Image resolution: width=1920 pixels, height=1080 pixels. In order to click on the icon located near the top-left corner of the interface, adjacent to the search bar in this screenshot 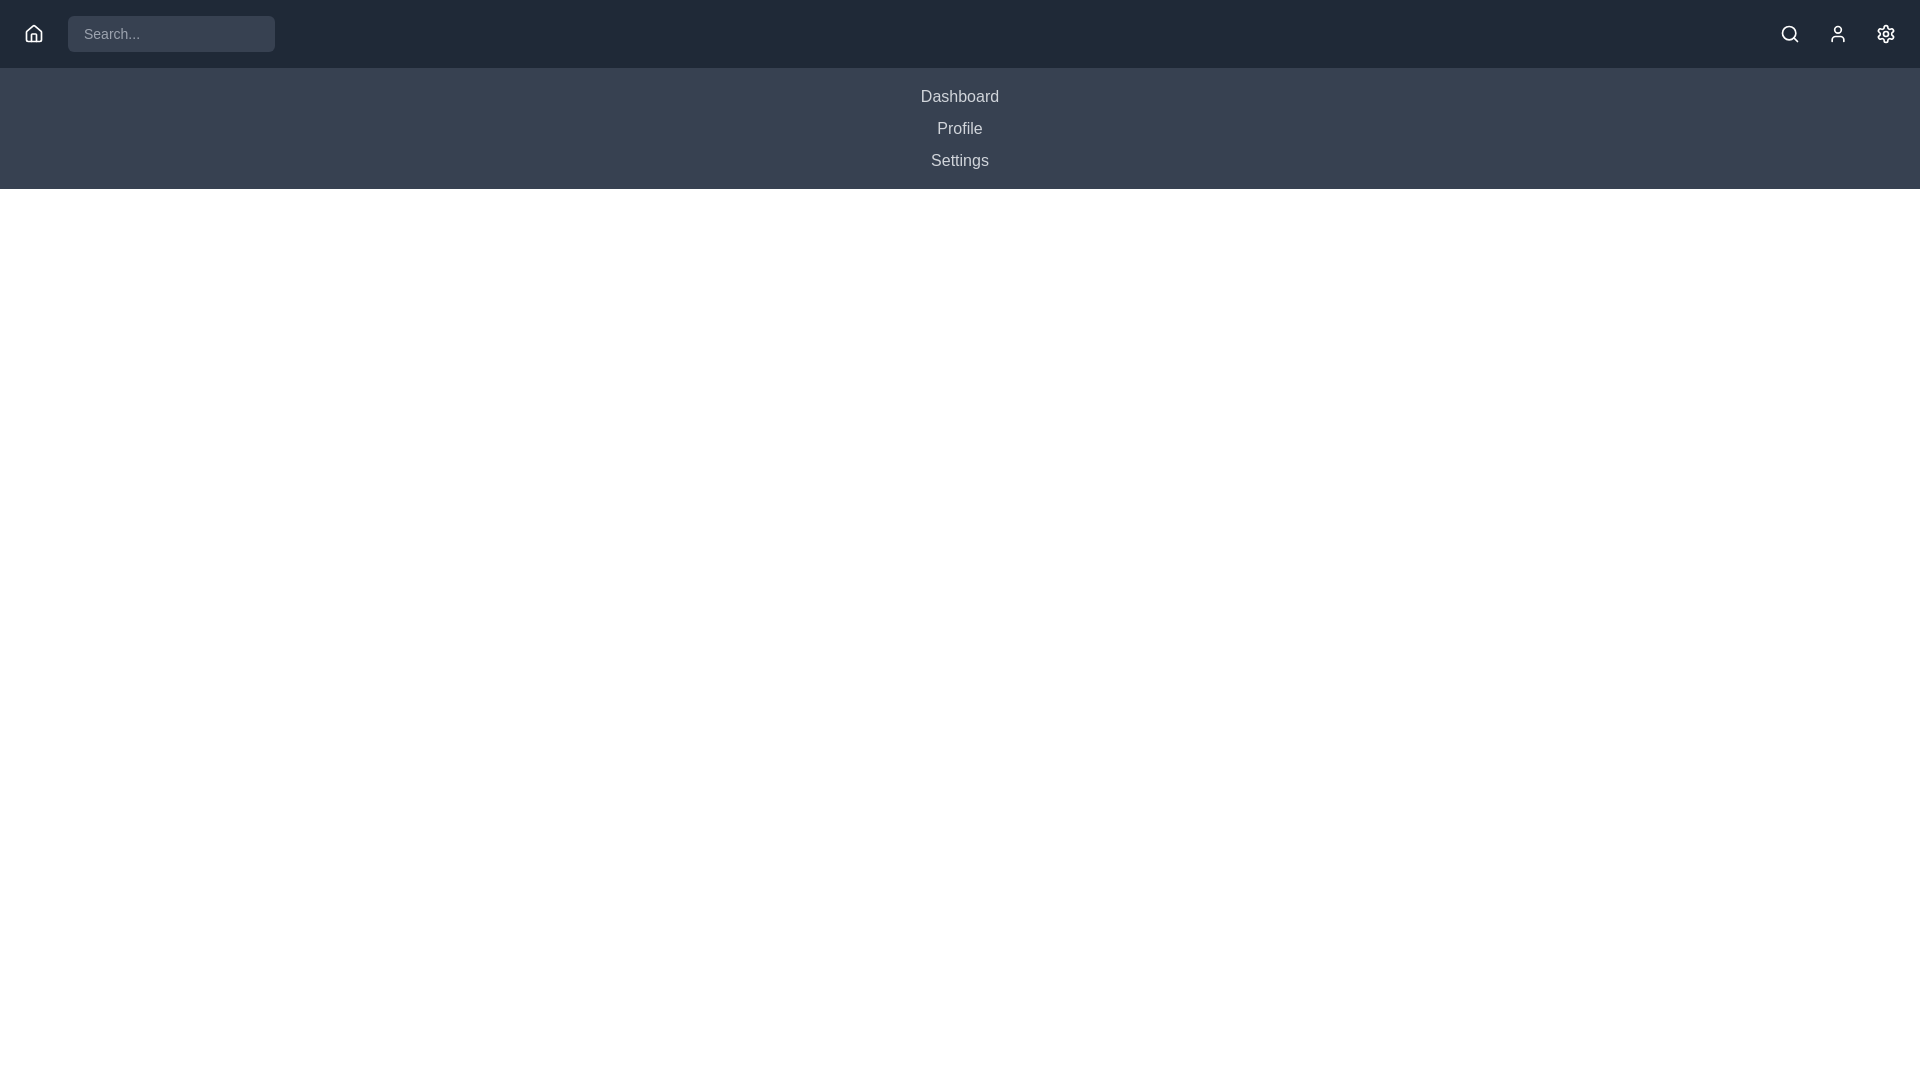, I will do `click(33, 34)`.